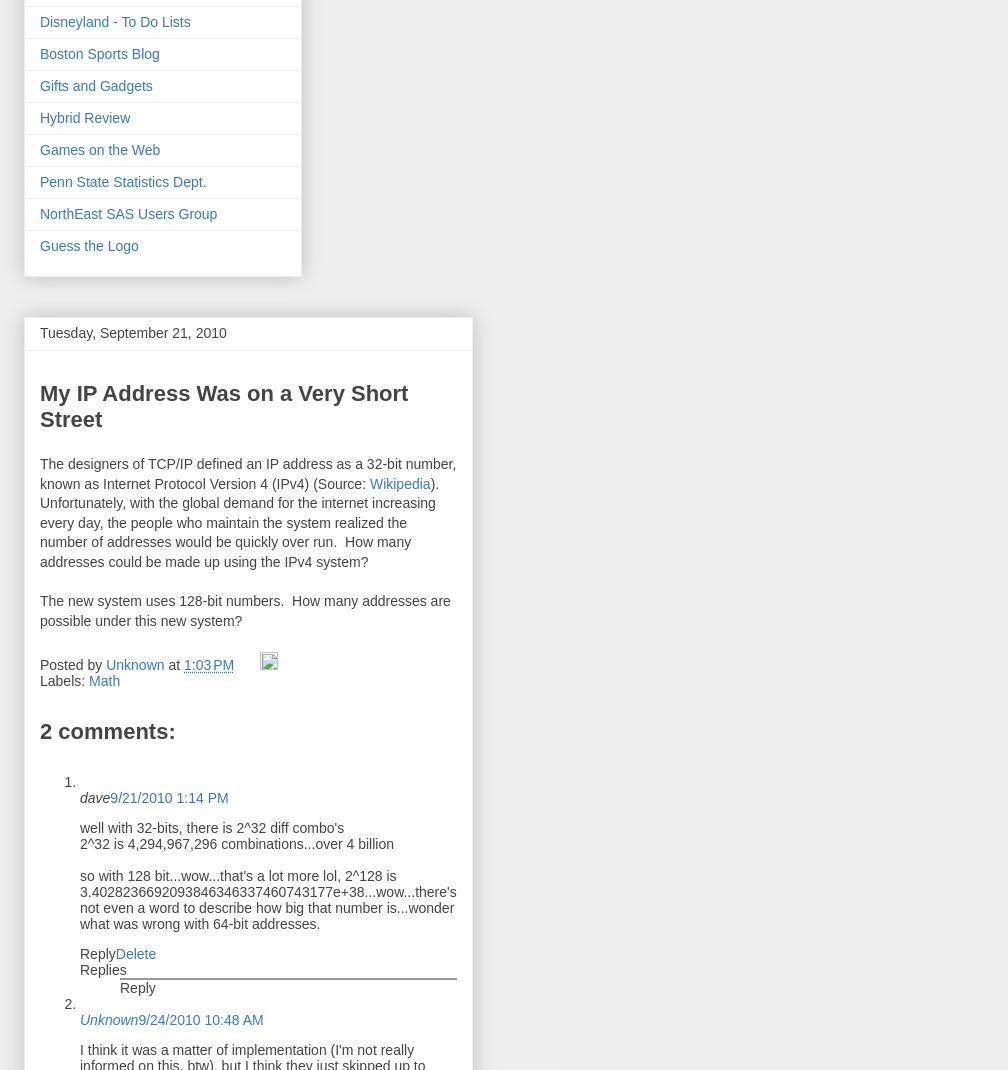  Describe the element at coordinates (40, 332) in the screenshot. I see `'Tuesday, September 21, 2010'` at that location.